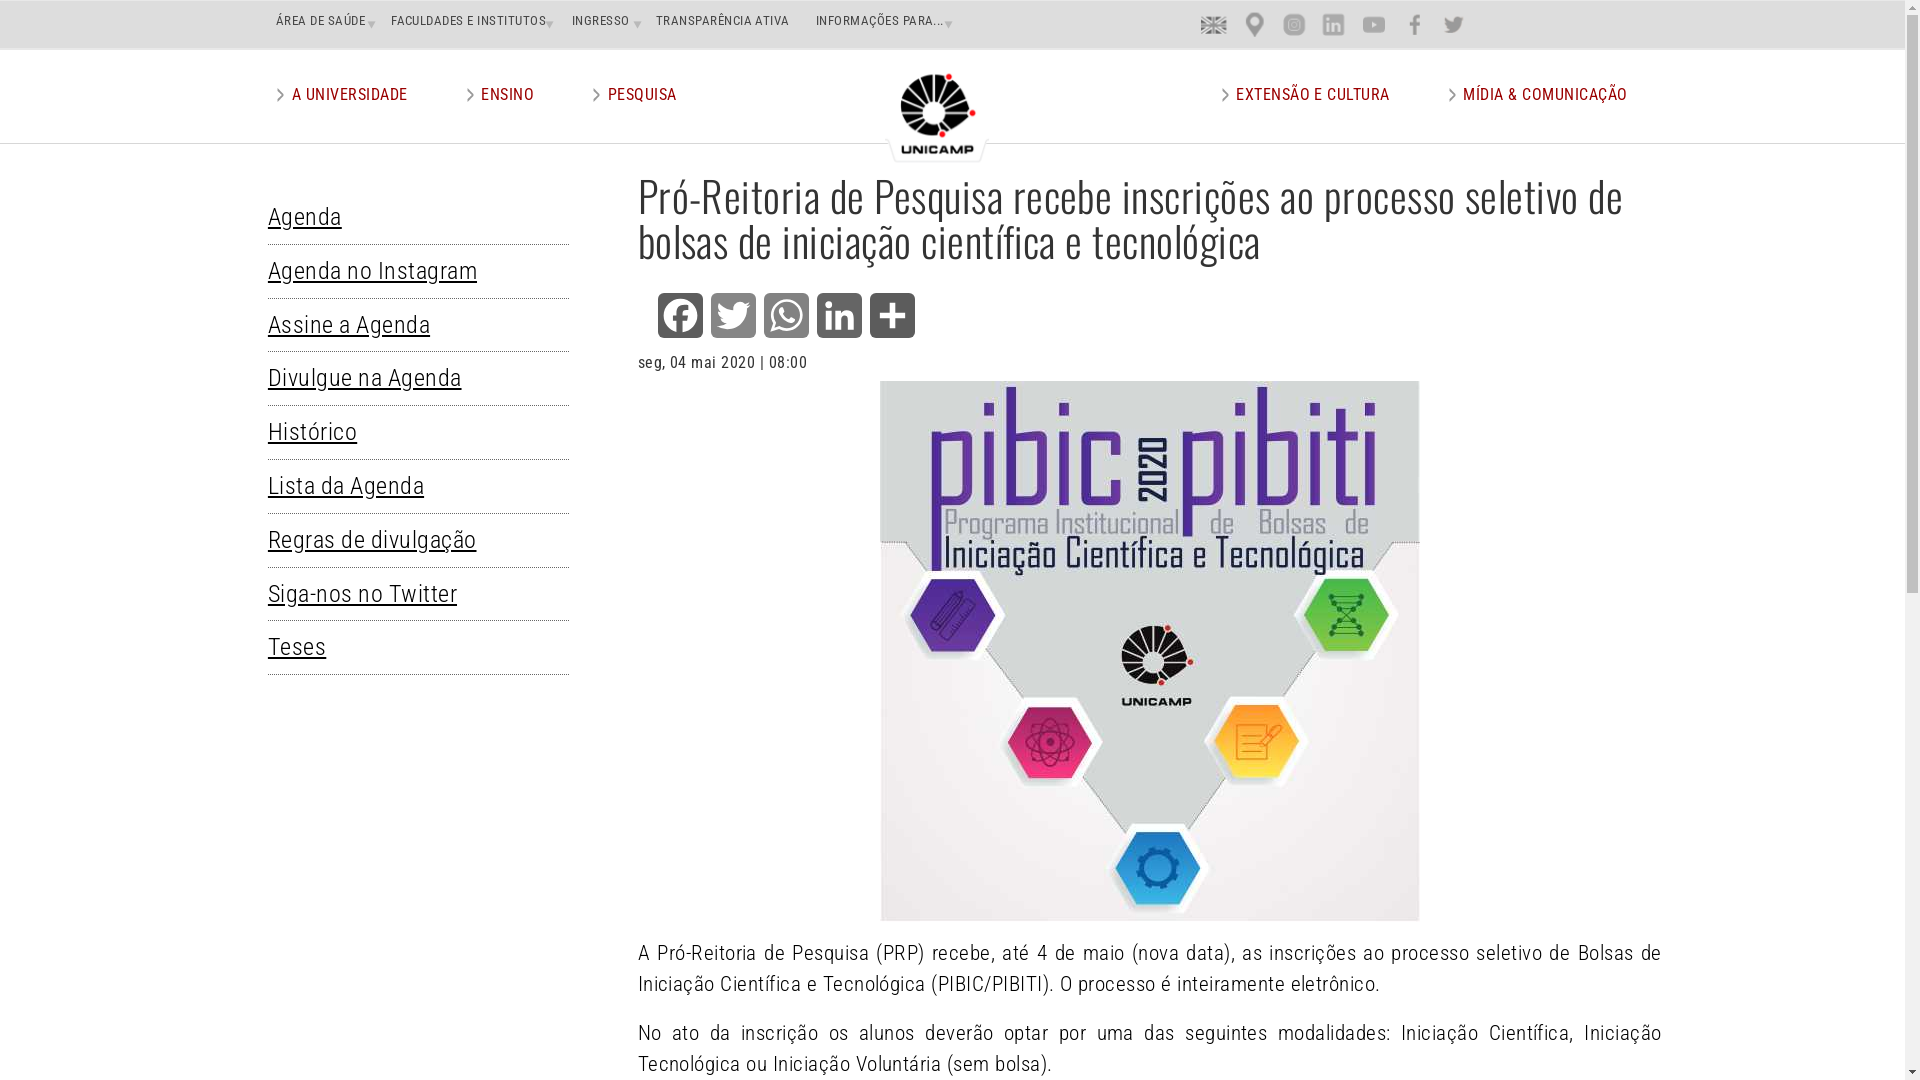 The image size is (1920, 1080). What do you see at coordinates (1213, 24) in the screenshot?
I see `'En'` at bounding box center [1213, 24].